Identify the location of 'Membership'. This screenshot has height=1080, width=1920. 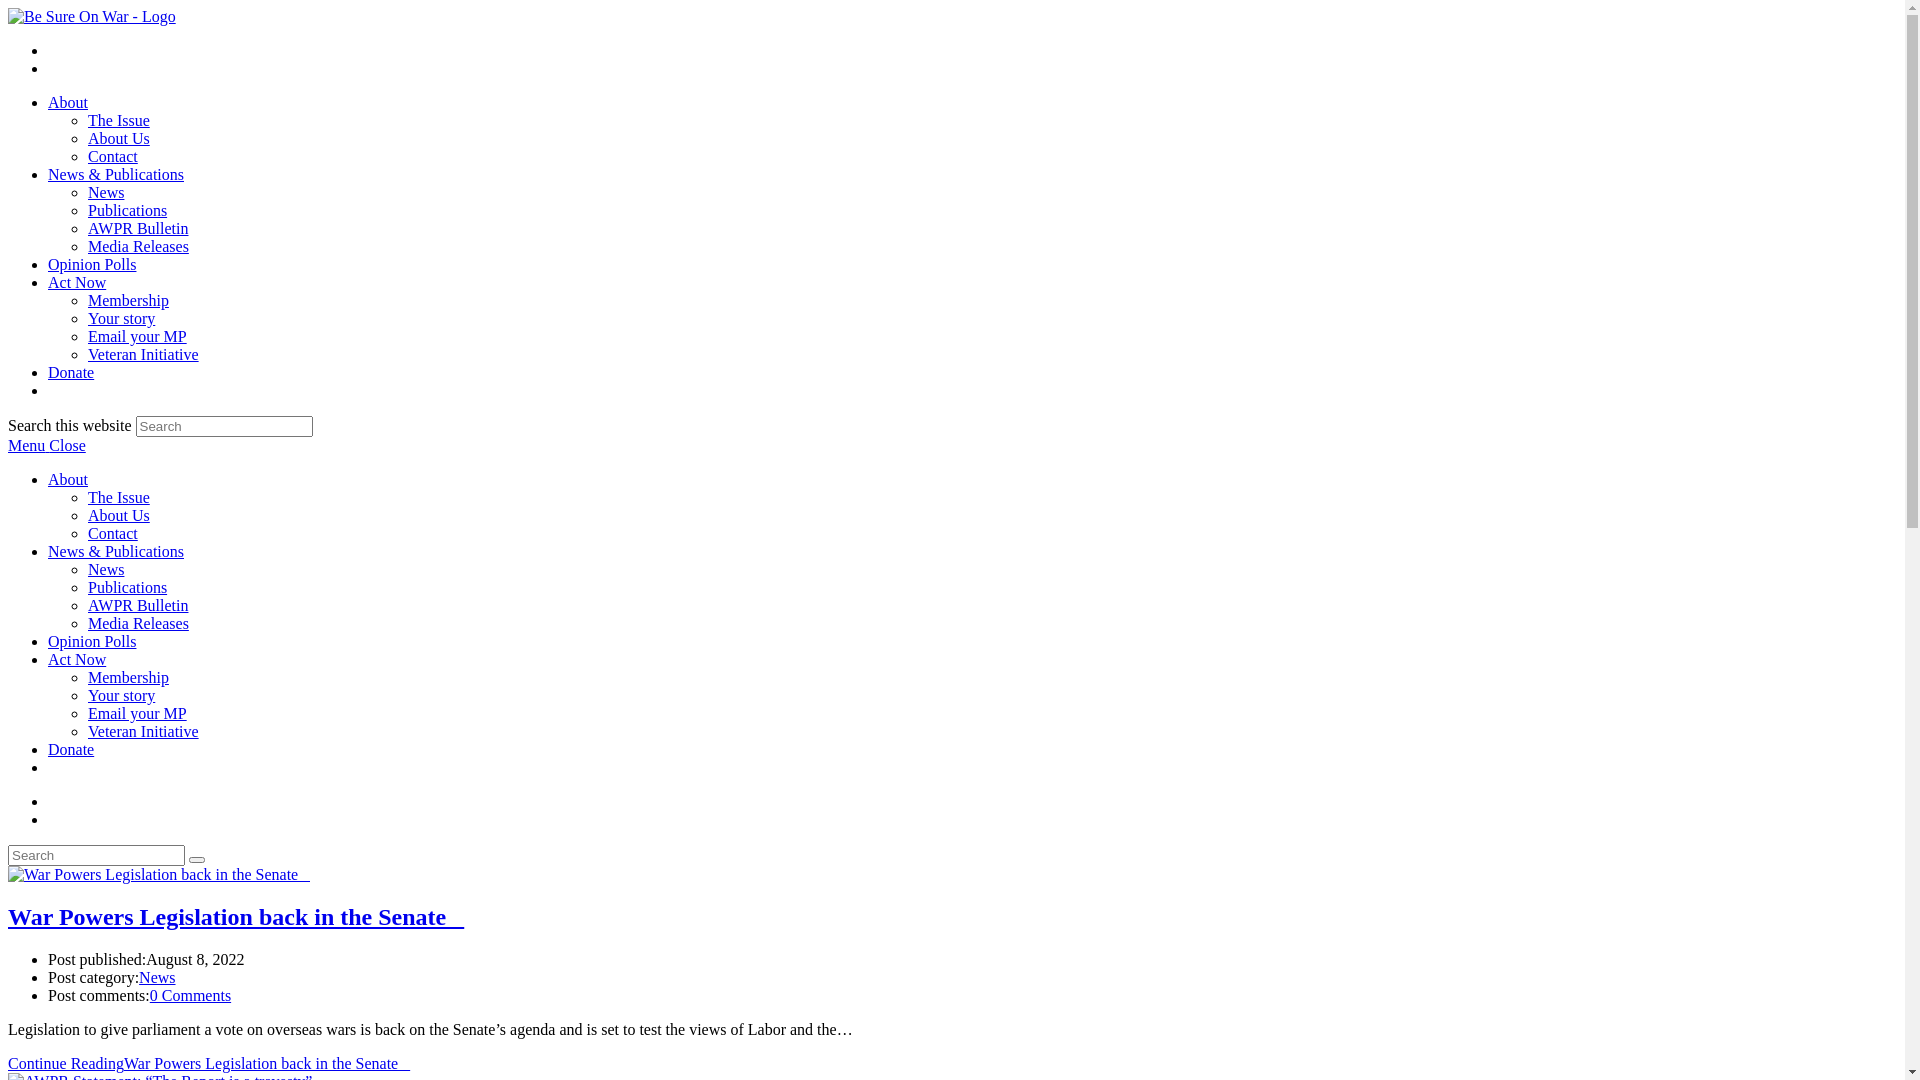
(127, 300).